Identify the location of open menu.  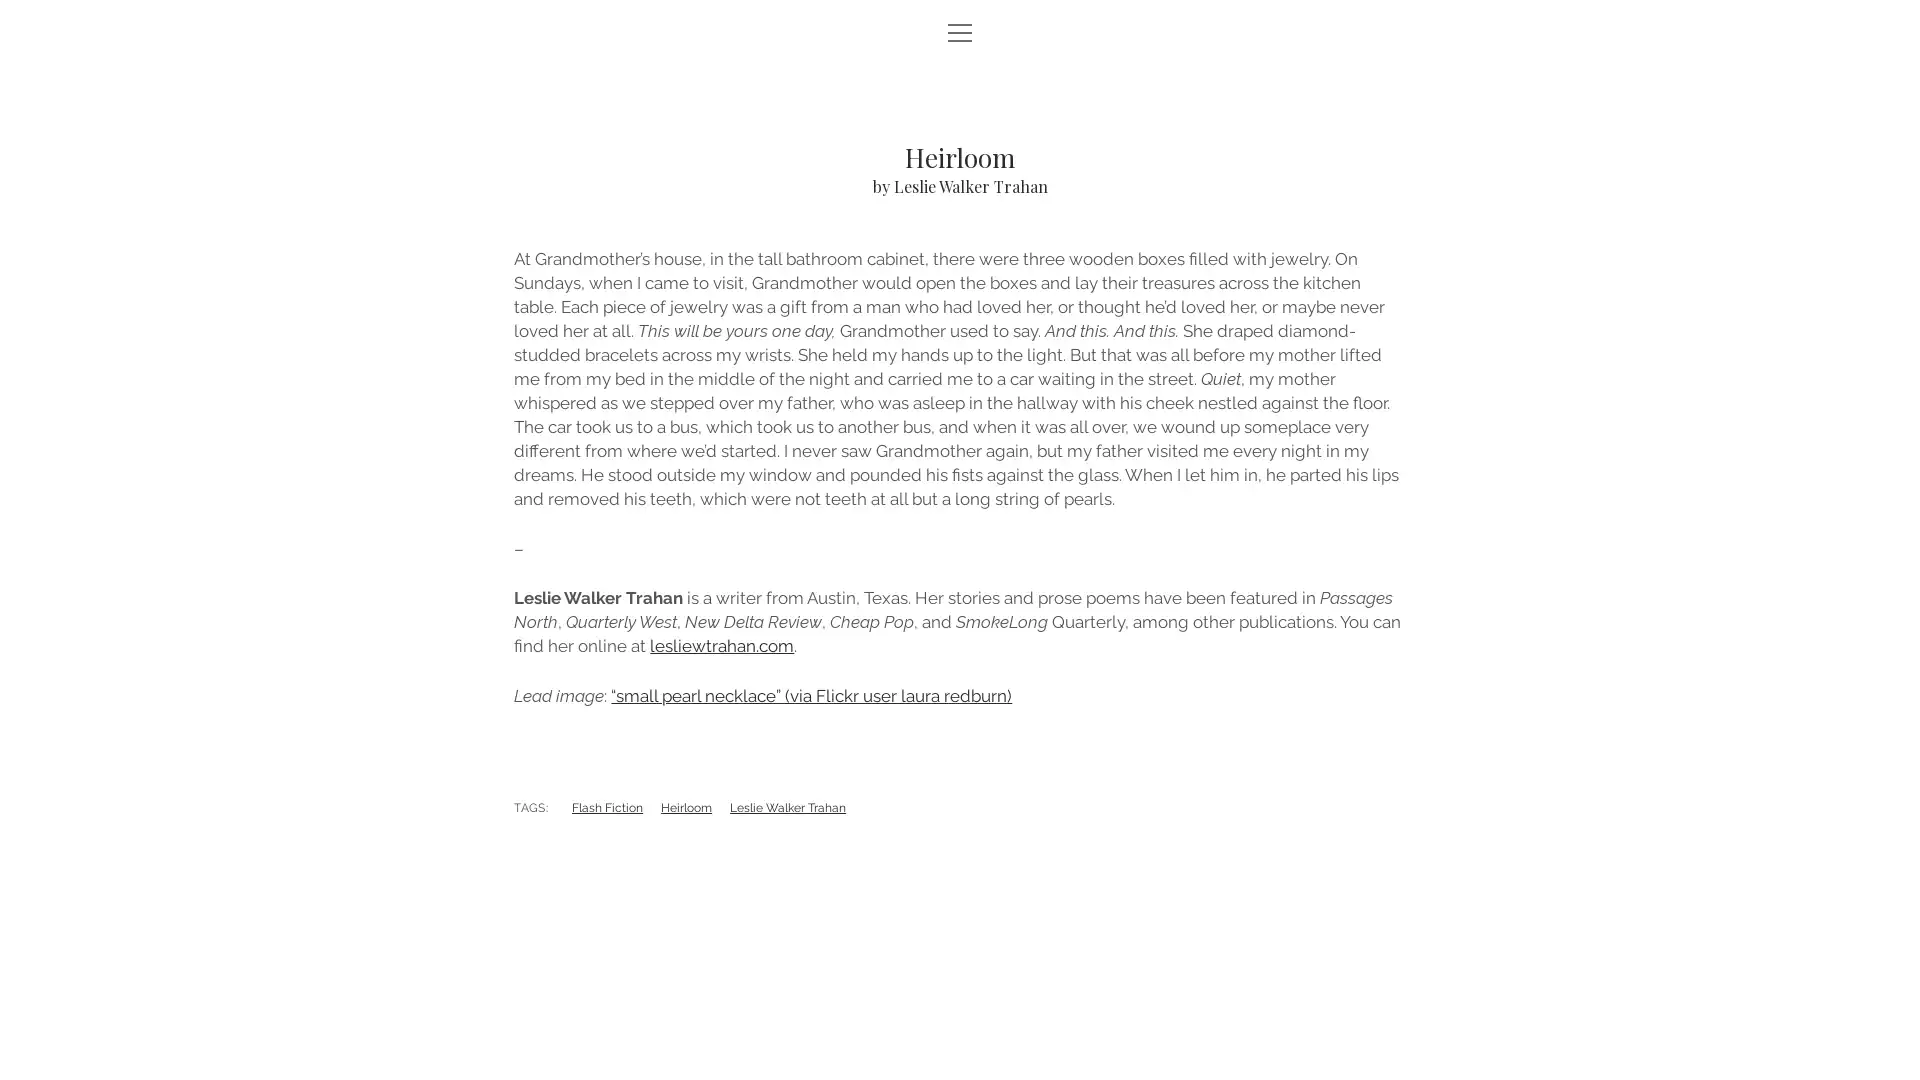
(960, 34).